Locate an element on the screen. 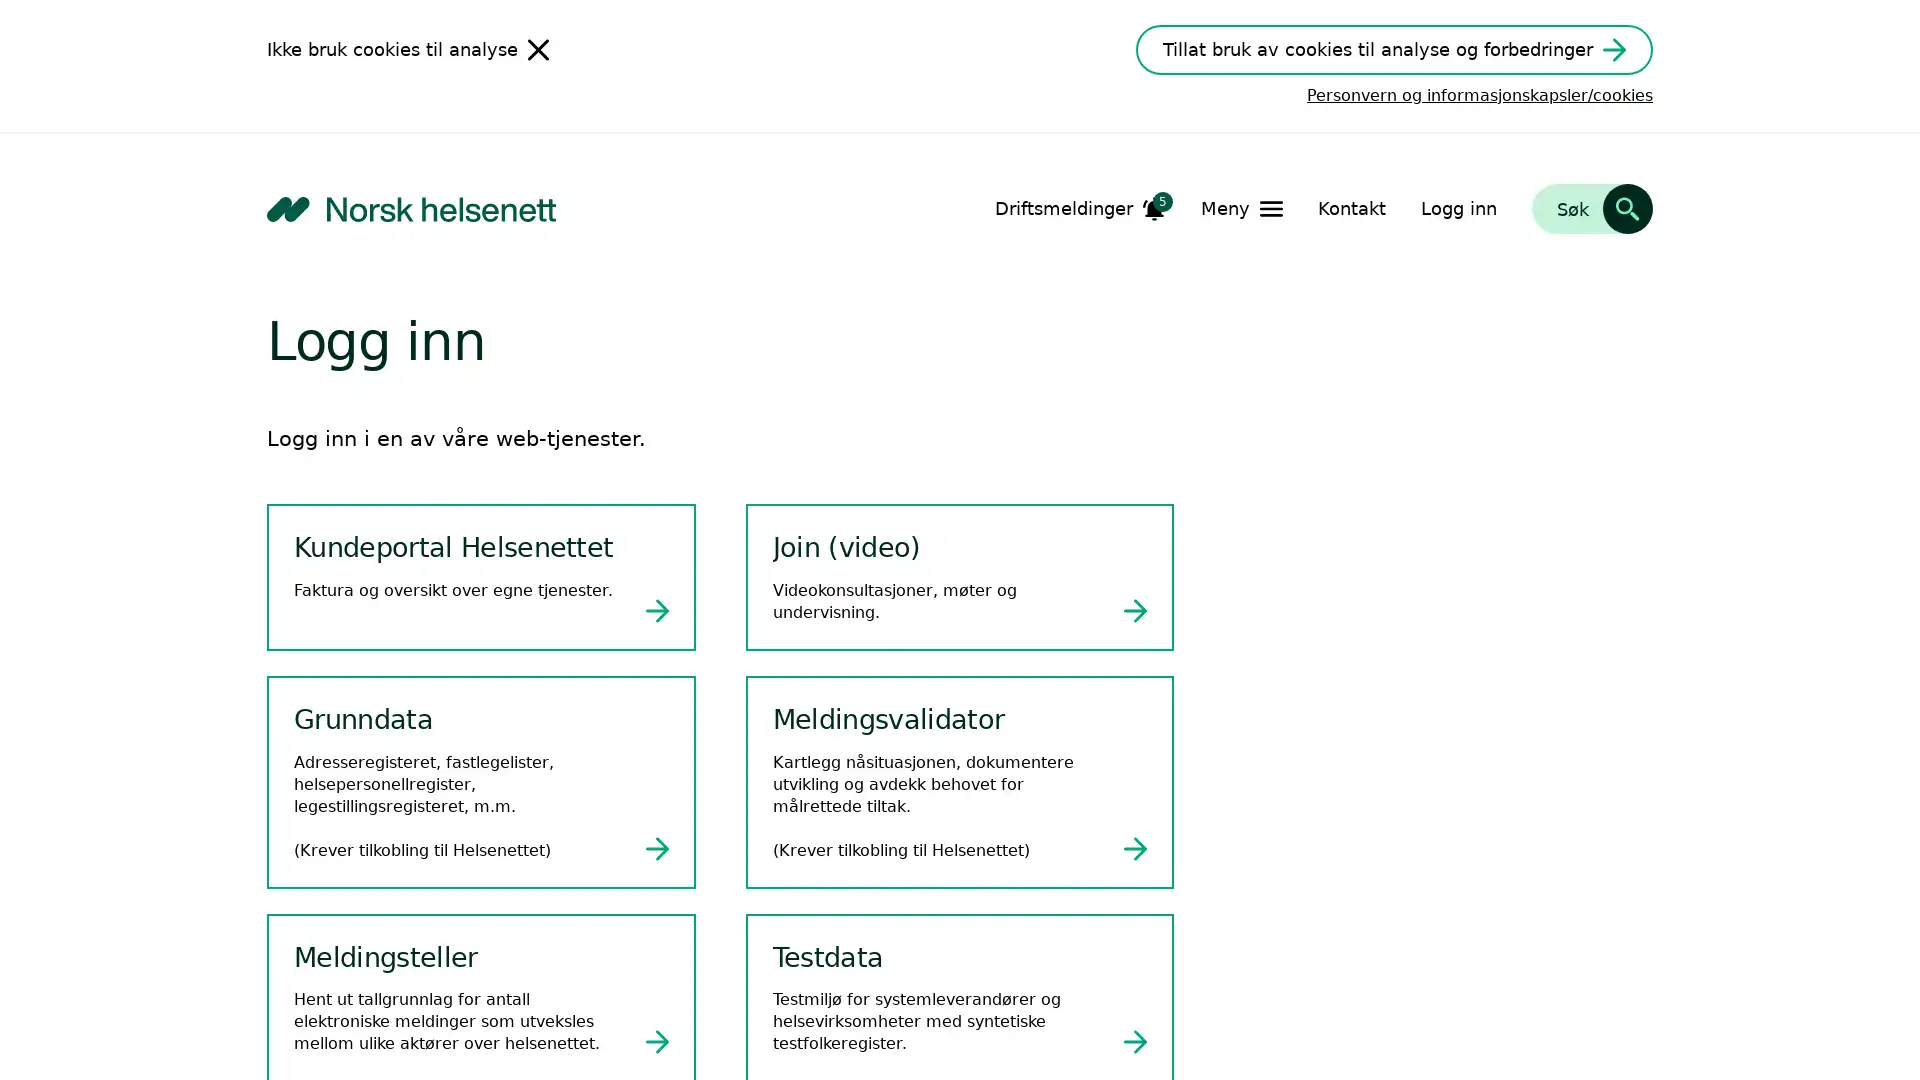  Apne Meny is located at coordinates (1241, 208).